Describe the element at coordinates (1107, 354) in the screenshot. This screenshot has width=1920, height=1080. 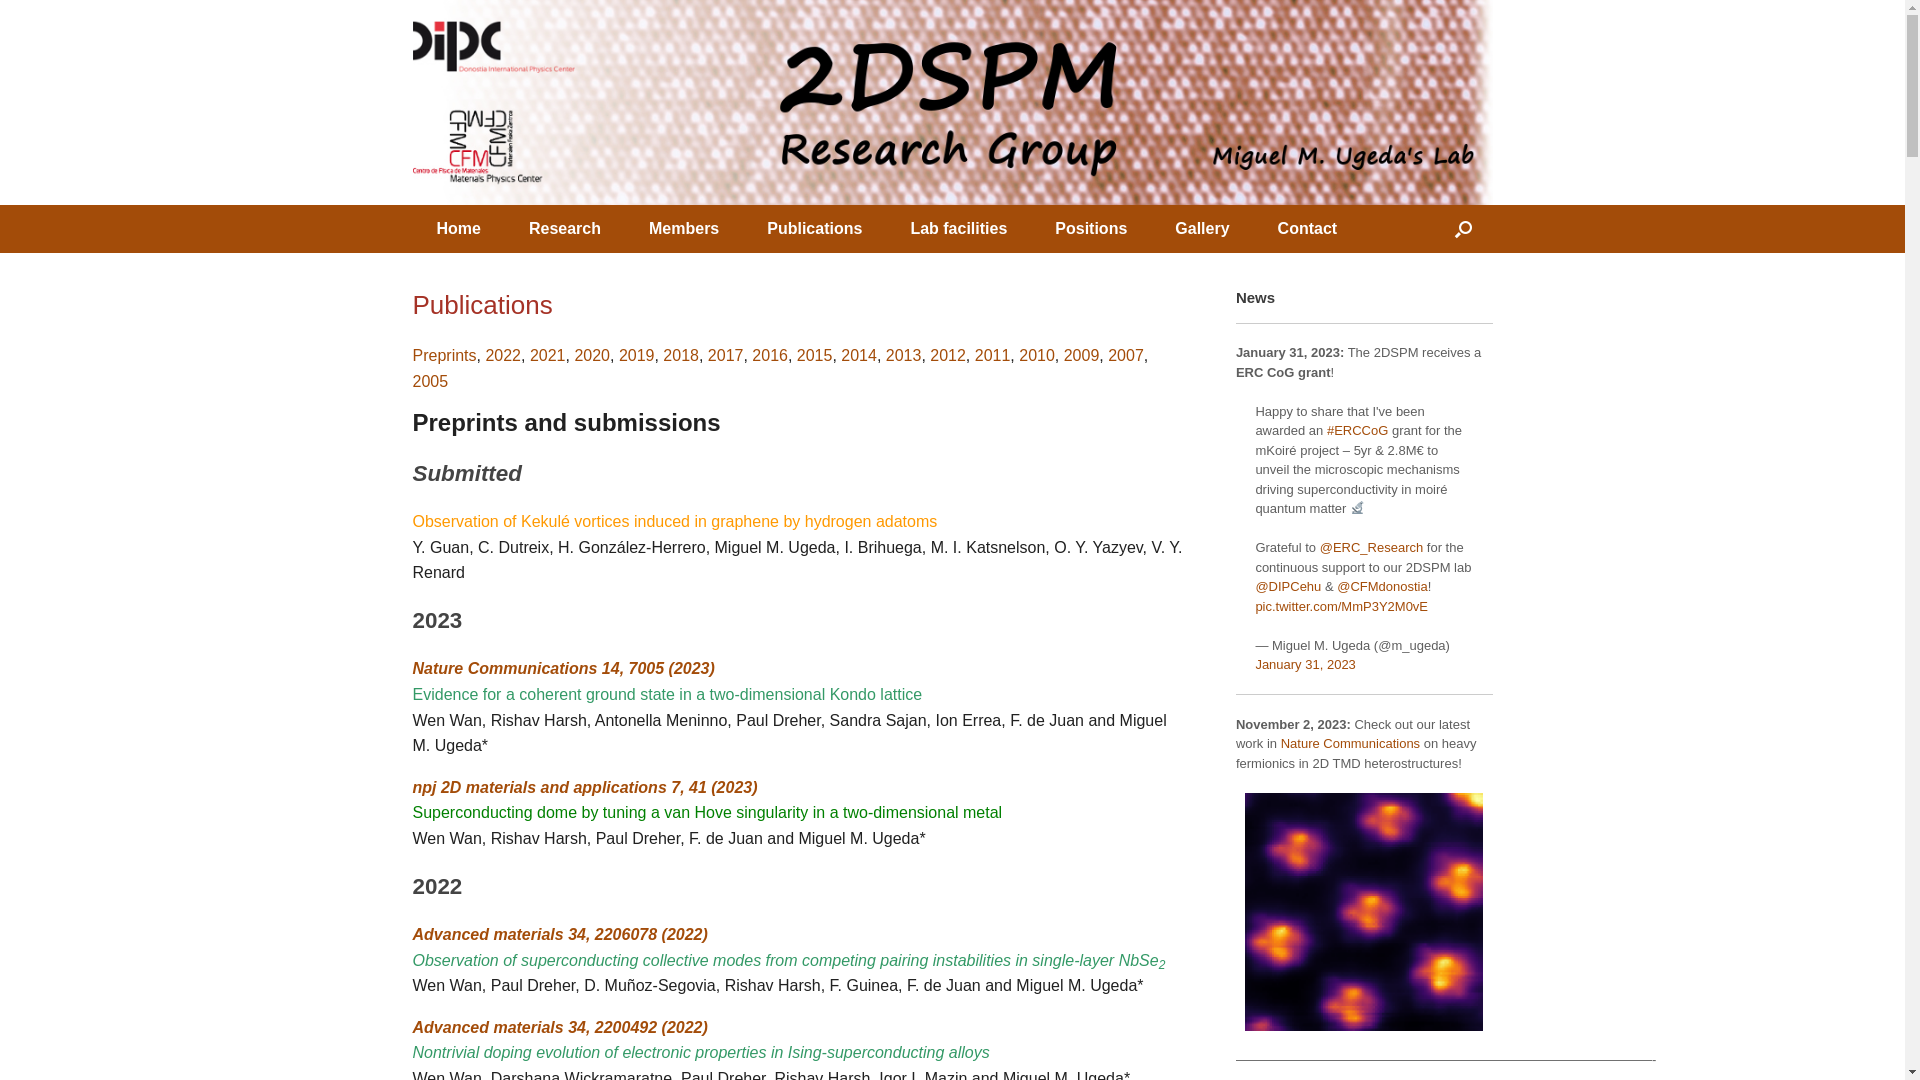
I see `'2007'` at that location.